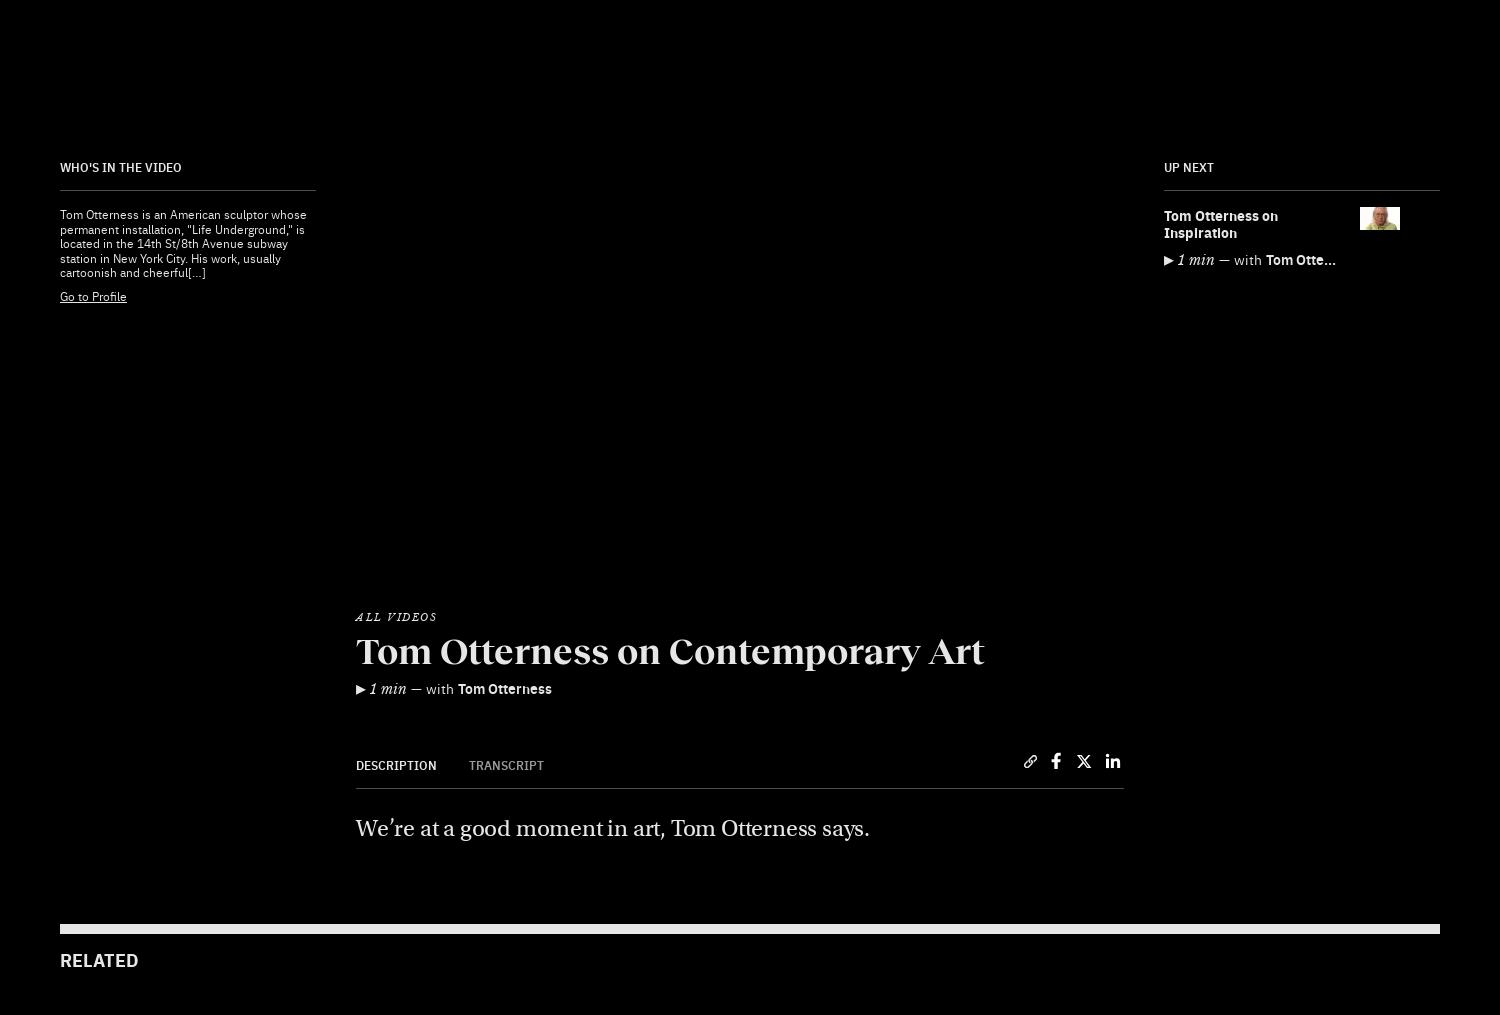 The height and width of the screenshot is (1015, 1500). What do you see at coordinates (912, 285) in the screenshot?
I see `'Exile is a kind of death of who you once were.'` at bounding box center [912, 285].